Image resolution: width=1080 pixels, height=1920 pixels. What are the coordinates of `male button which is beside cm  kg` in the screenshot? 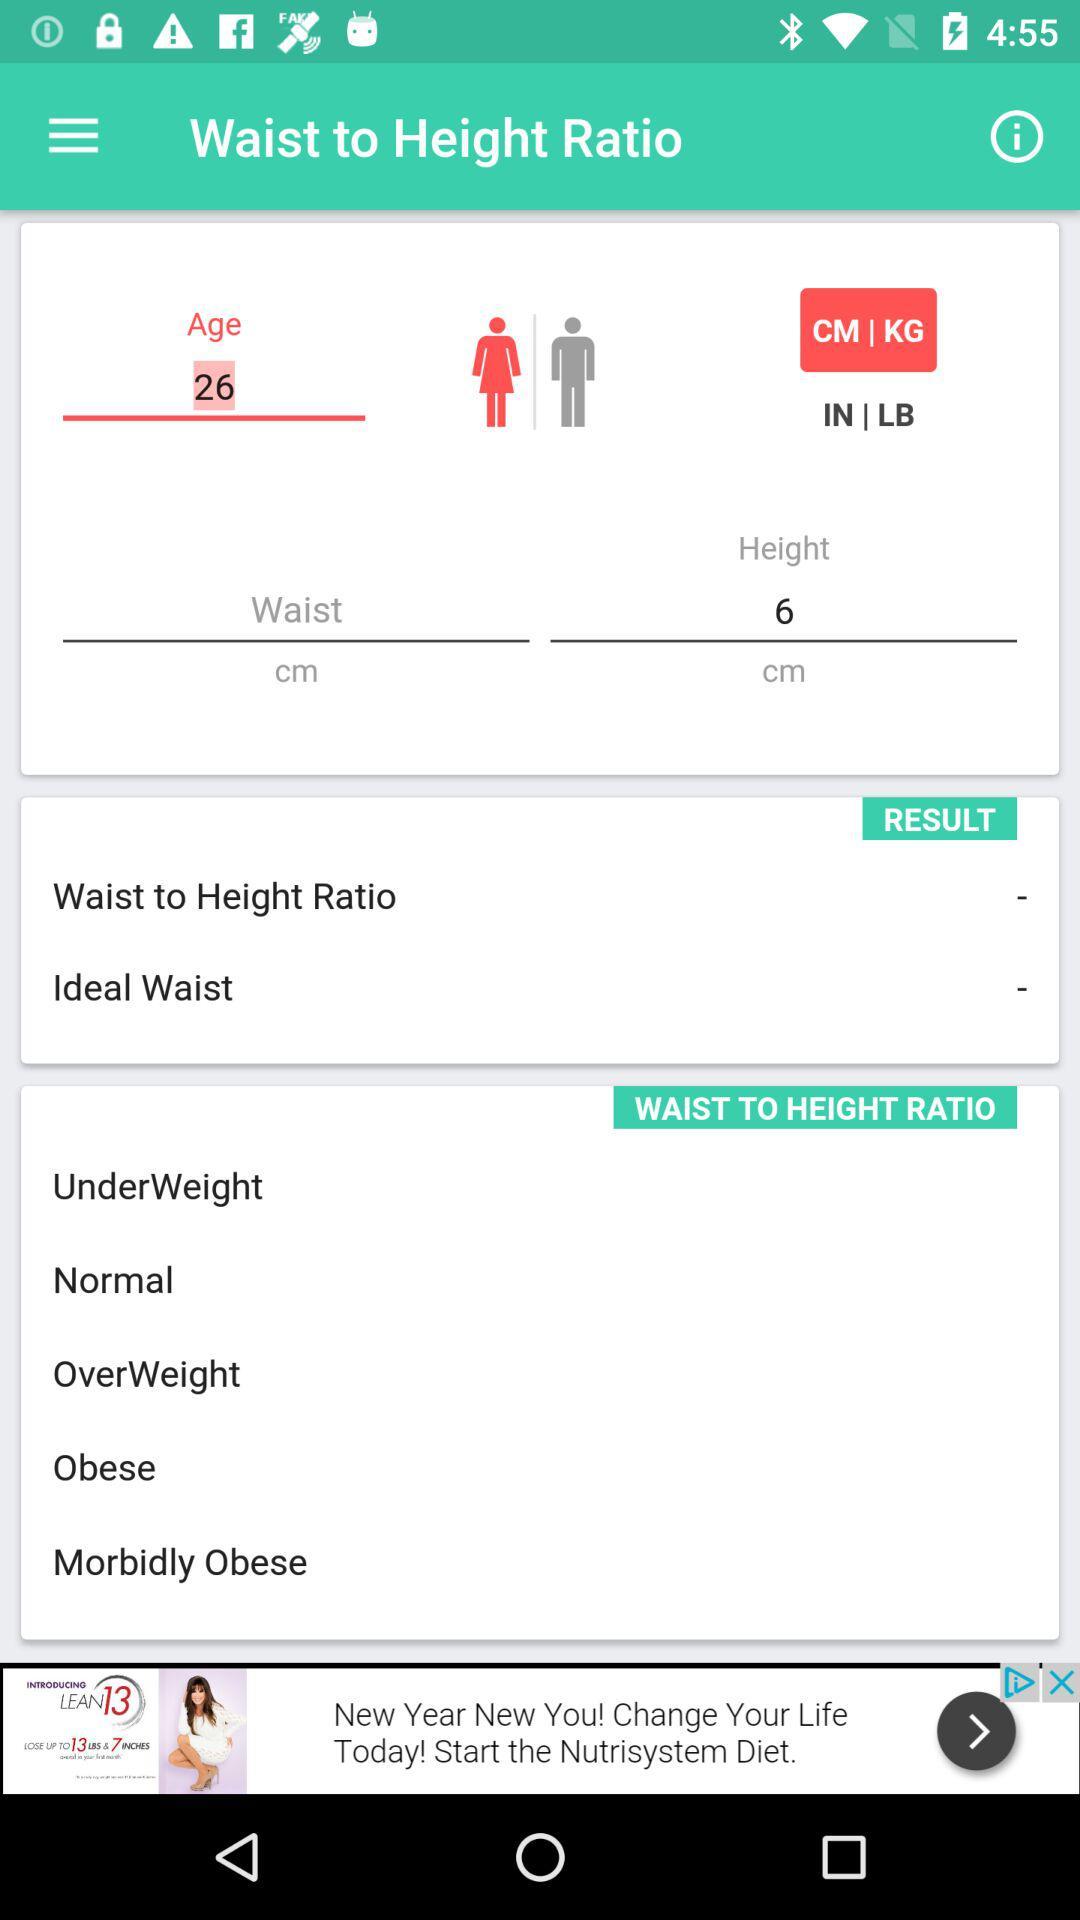 It's located at (573, 372).